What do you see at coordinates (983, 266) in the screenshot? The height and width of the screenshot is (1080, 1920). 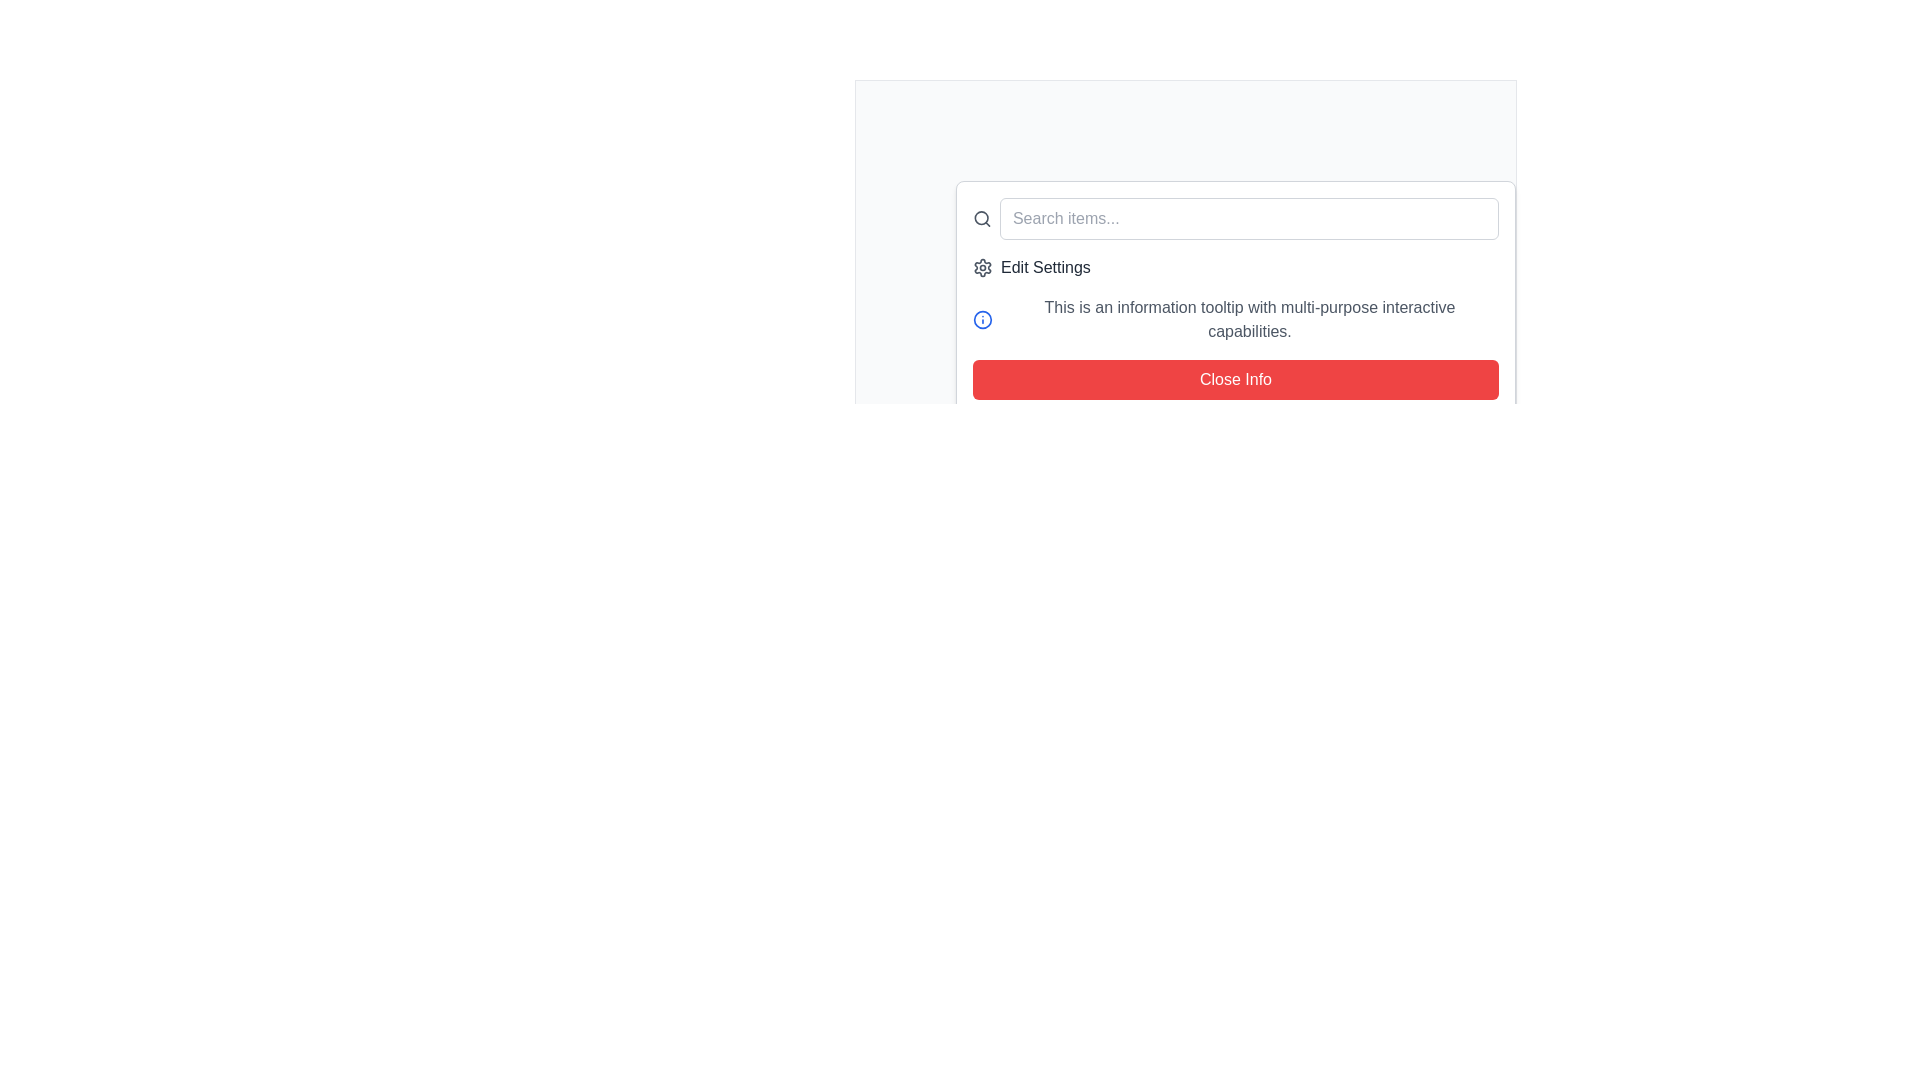 I see `the settings icon located to the left of the 'Edit Settings' text` at bounding box center [983, 266].